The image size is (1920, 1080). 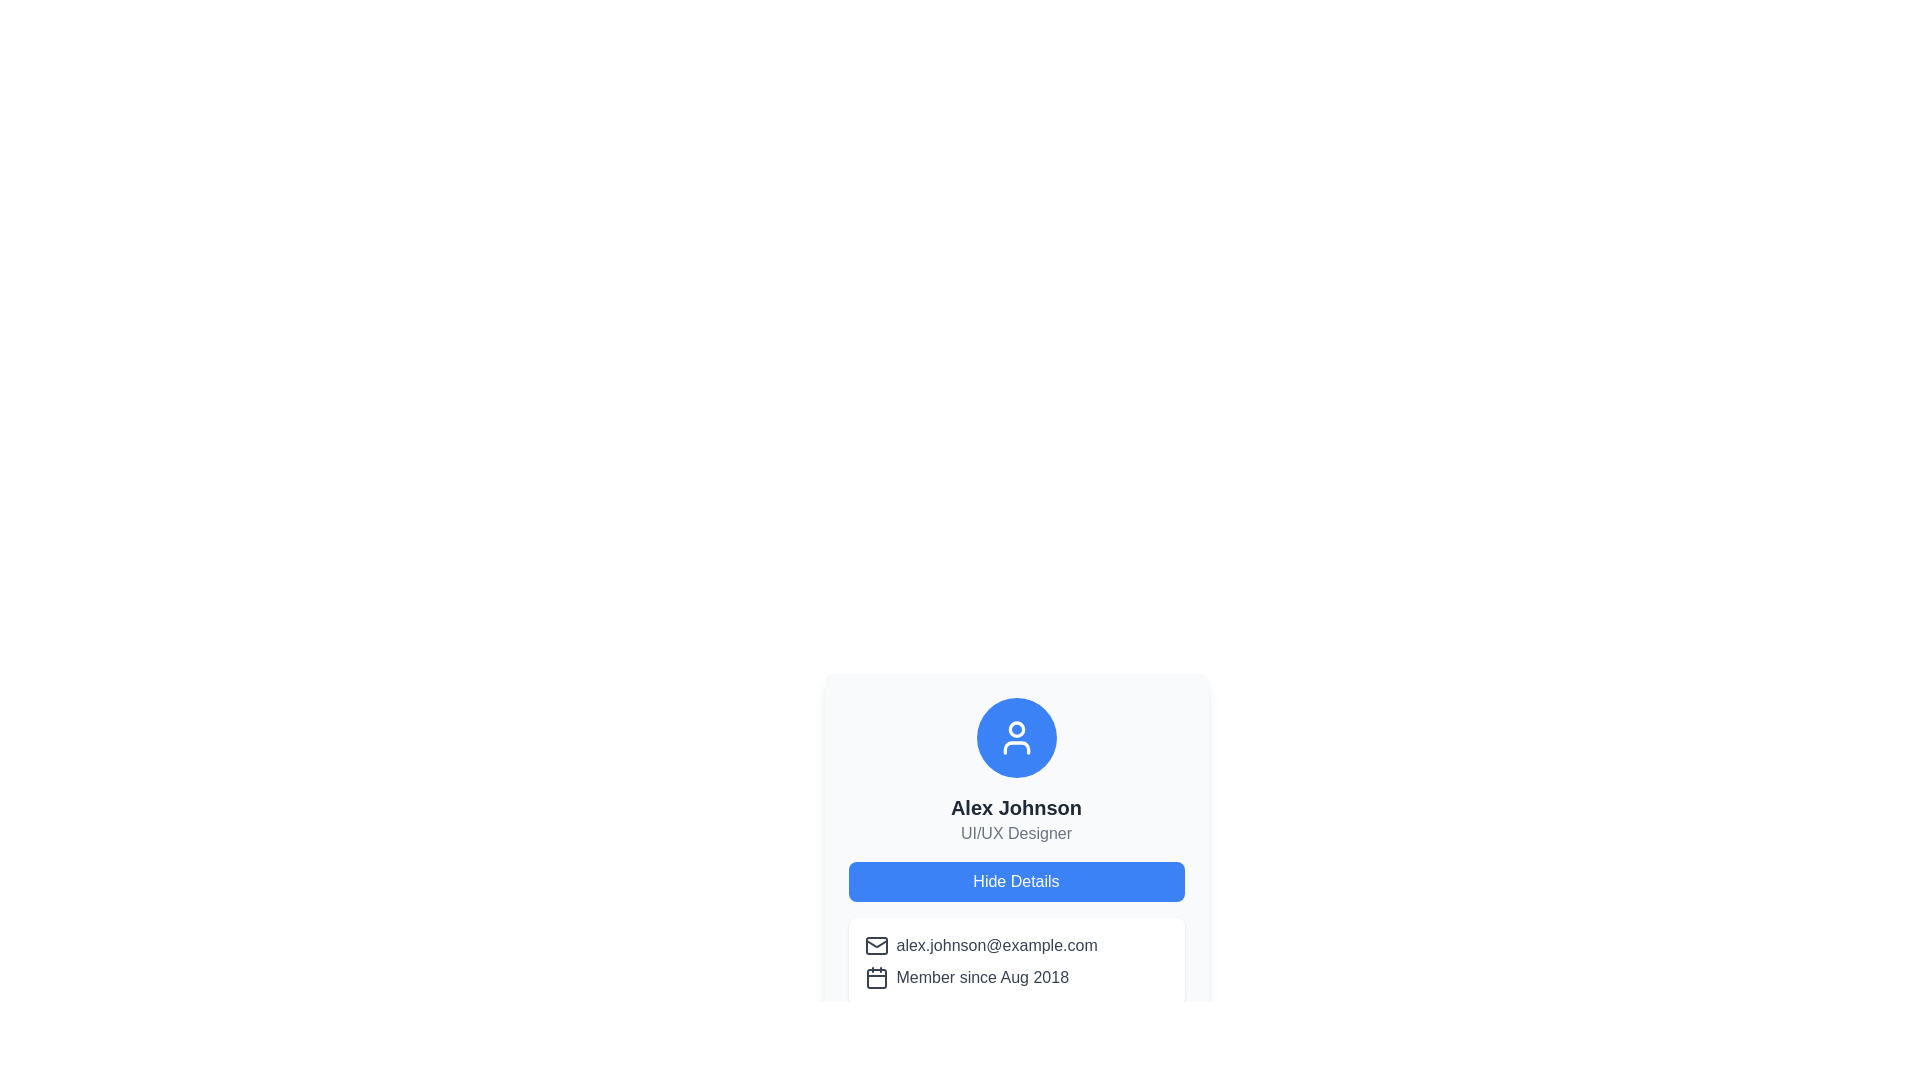 What do you see at coordinates (1174, 1033) in the screenshot?
I see `keyboard navigation` at bounding box center [1174, 1033].